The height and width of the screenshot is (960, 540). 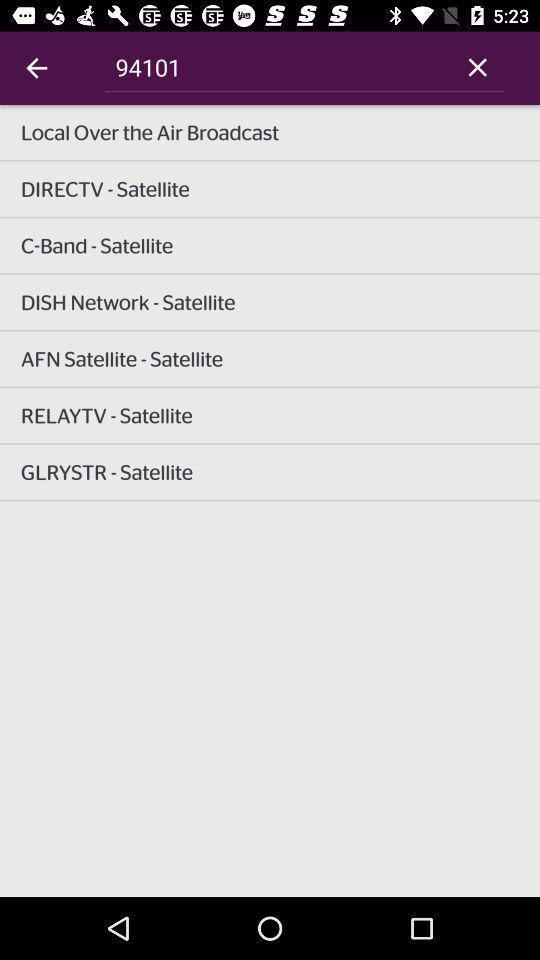 I want to click on item at the top right corner, so click(x=476, y=67).